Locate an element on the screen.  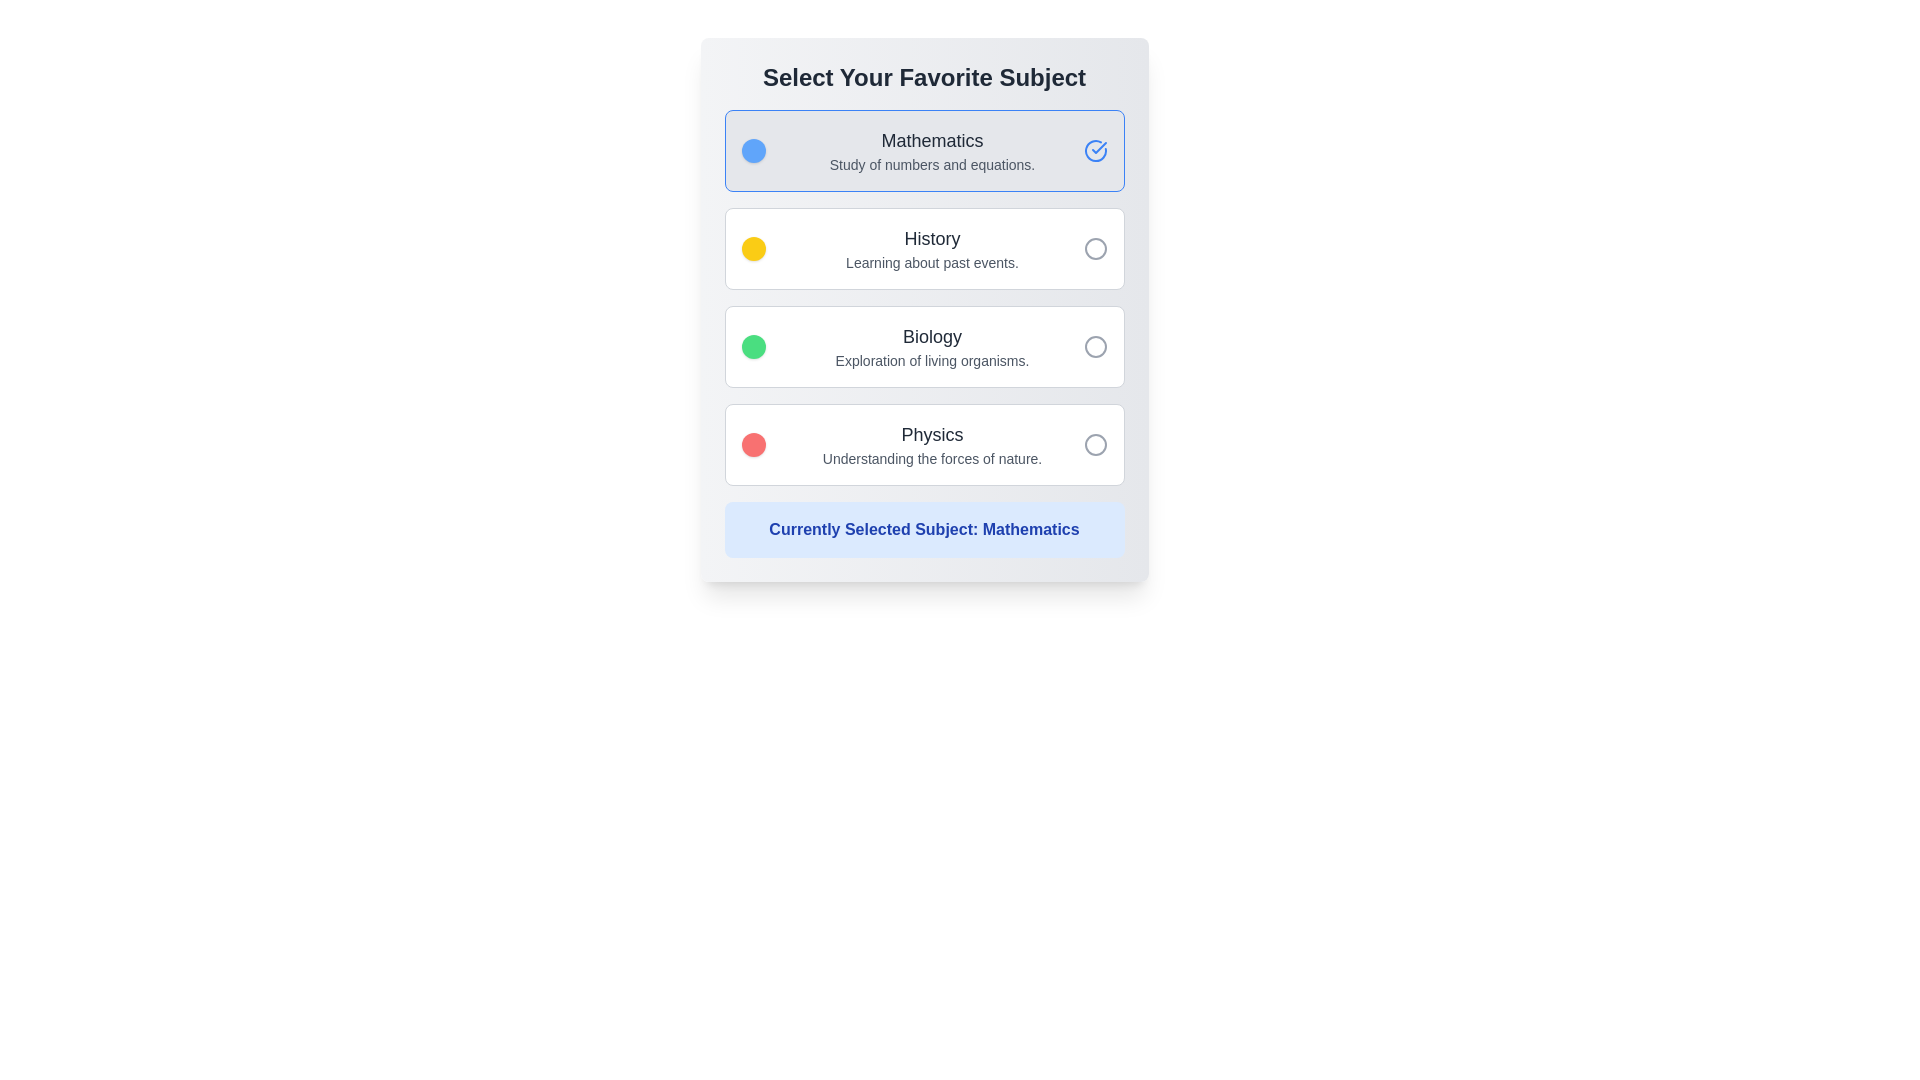
the 'Mathematics' card, which is the first card in a vertical list with a light gray background and a blue outline is located at coordinates (923, 149).